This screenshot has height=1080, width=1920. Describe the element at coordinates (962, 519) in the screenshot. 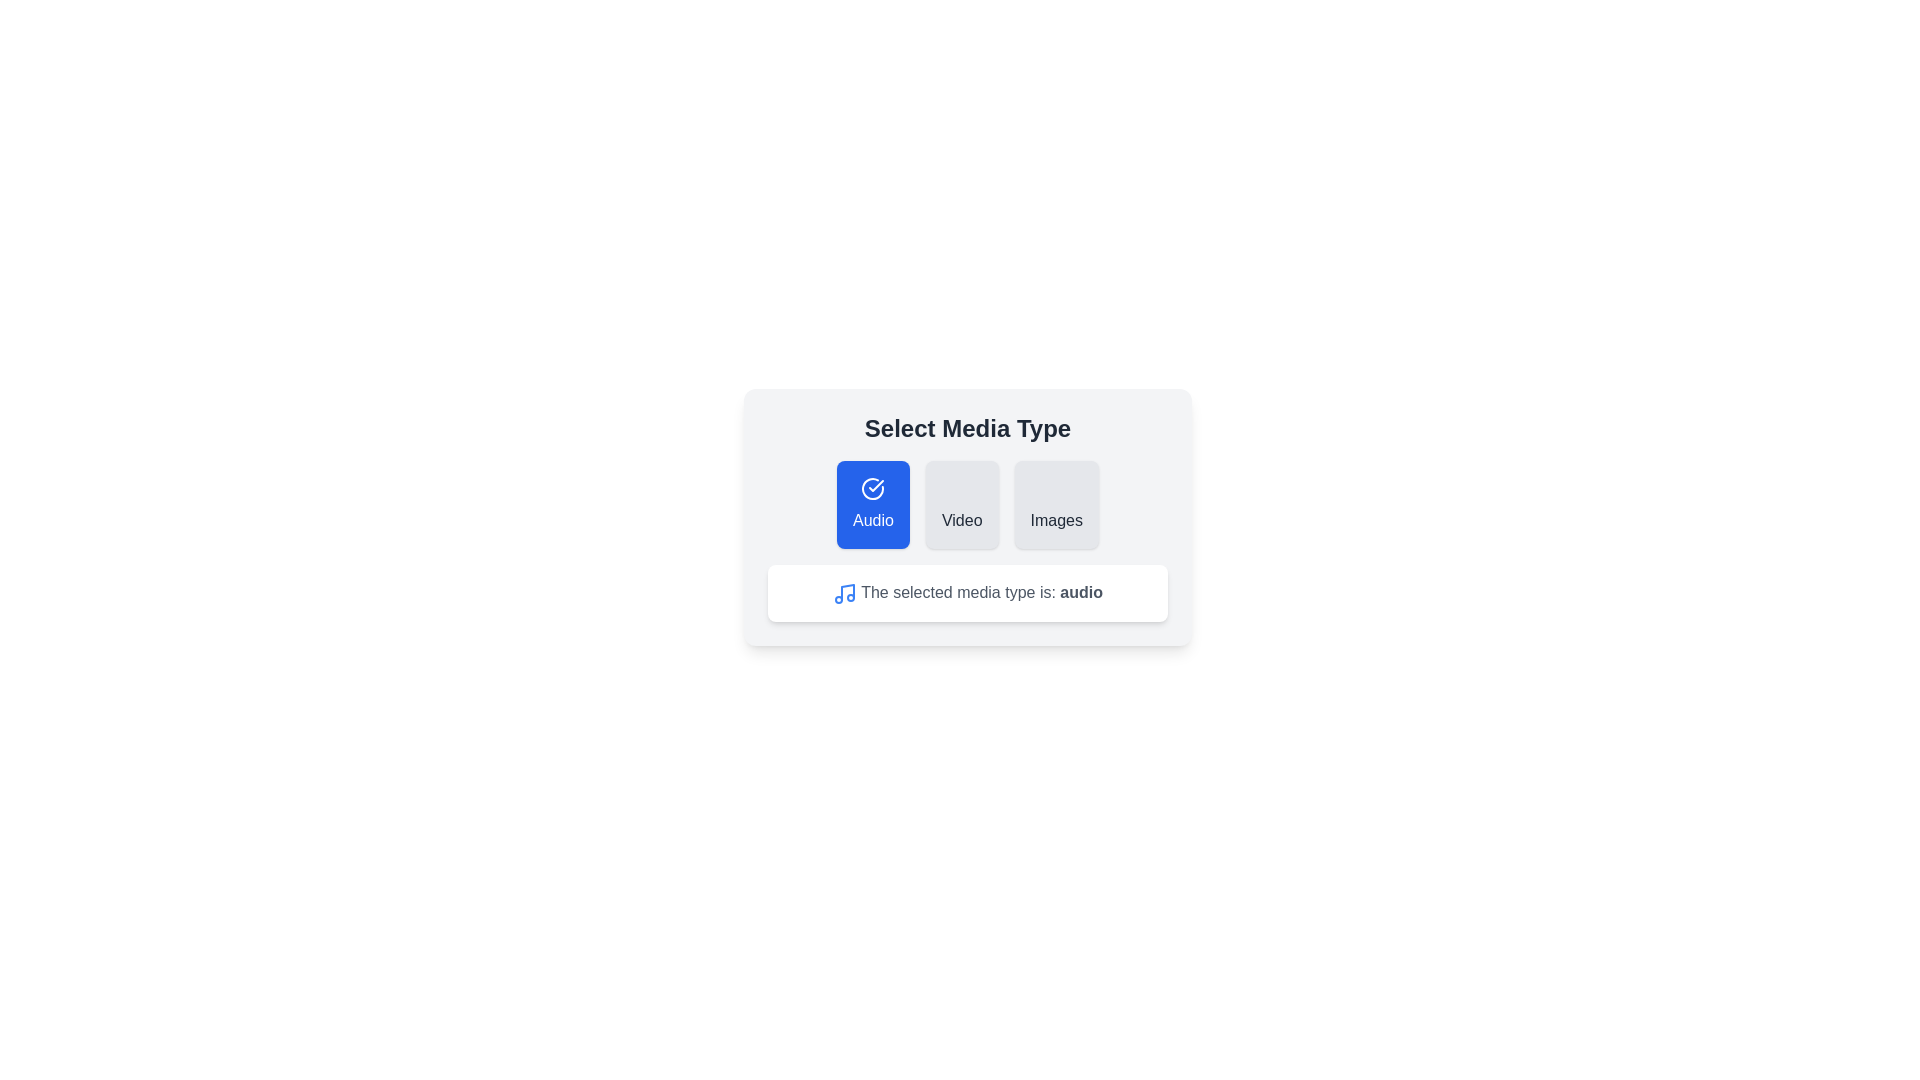

I see `the 'Video' text label within the 'Select Media Type' section, which is centrally located between the 'Audio' and 'Images' options` at that location.